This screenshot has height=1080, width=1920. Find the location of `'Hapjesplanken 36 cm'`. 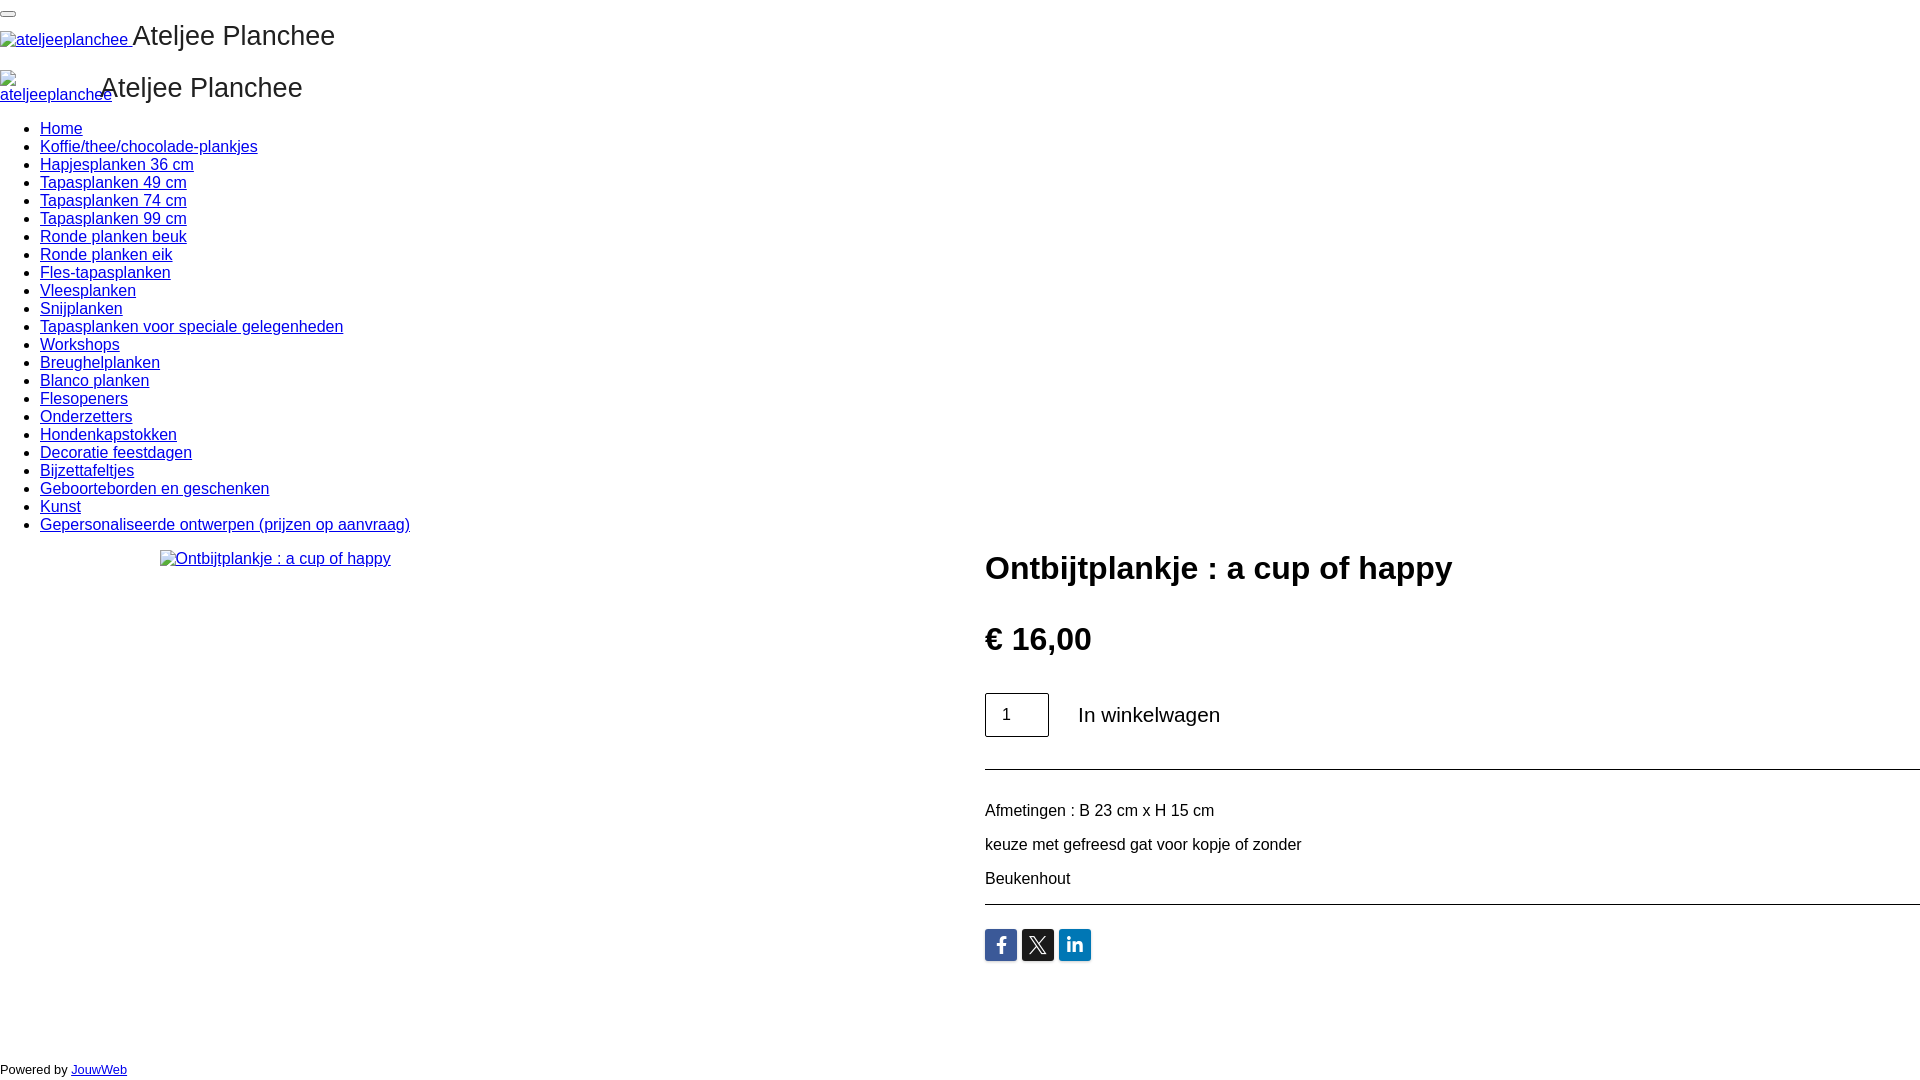

'Hapjesplanken 36 cm' is located at coordinates (115, 163).